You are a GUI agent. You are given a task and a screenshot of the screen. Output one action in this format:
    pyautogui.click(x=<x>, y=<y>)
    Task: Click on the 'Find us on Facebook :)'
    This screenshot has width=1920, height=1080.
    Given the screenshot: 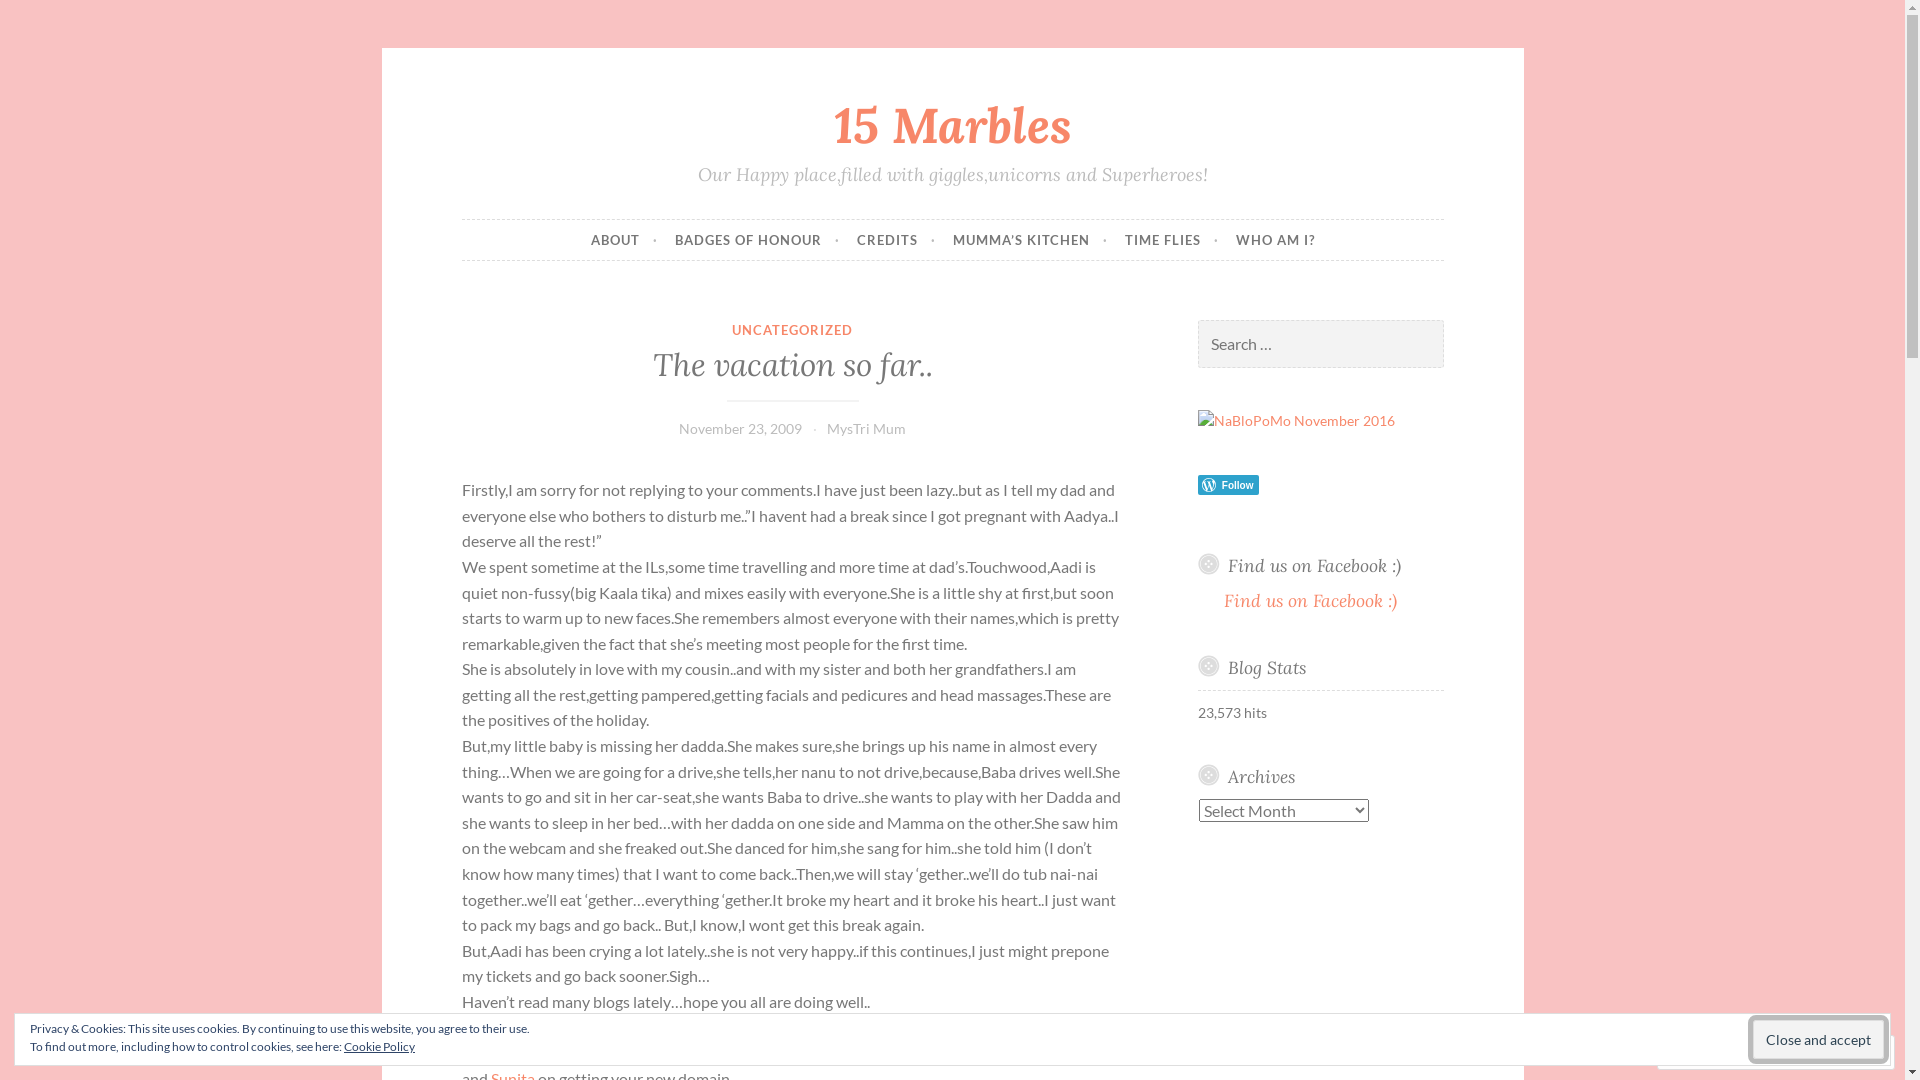 What is the action you would take?
    pyautogui.click(x=1310, y=599)
    